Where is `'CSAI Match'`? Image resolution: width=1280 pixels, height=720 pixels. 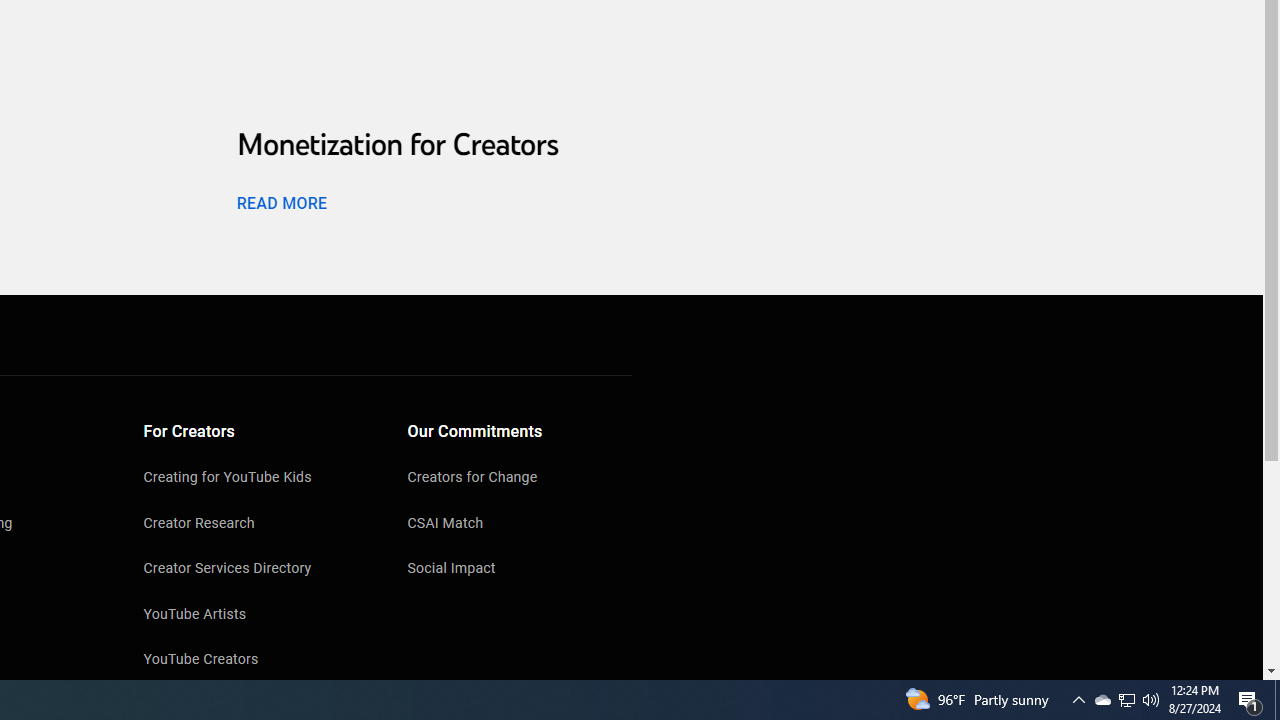 'CSAI Match' is located at coordinates (519, 523).